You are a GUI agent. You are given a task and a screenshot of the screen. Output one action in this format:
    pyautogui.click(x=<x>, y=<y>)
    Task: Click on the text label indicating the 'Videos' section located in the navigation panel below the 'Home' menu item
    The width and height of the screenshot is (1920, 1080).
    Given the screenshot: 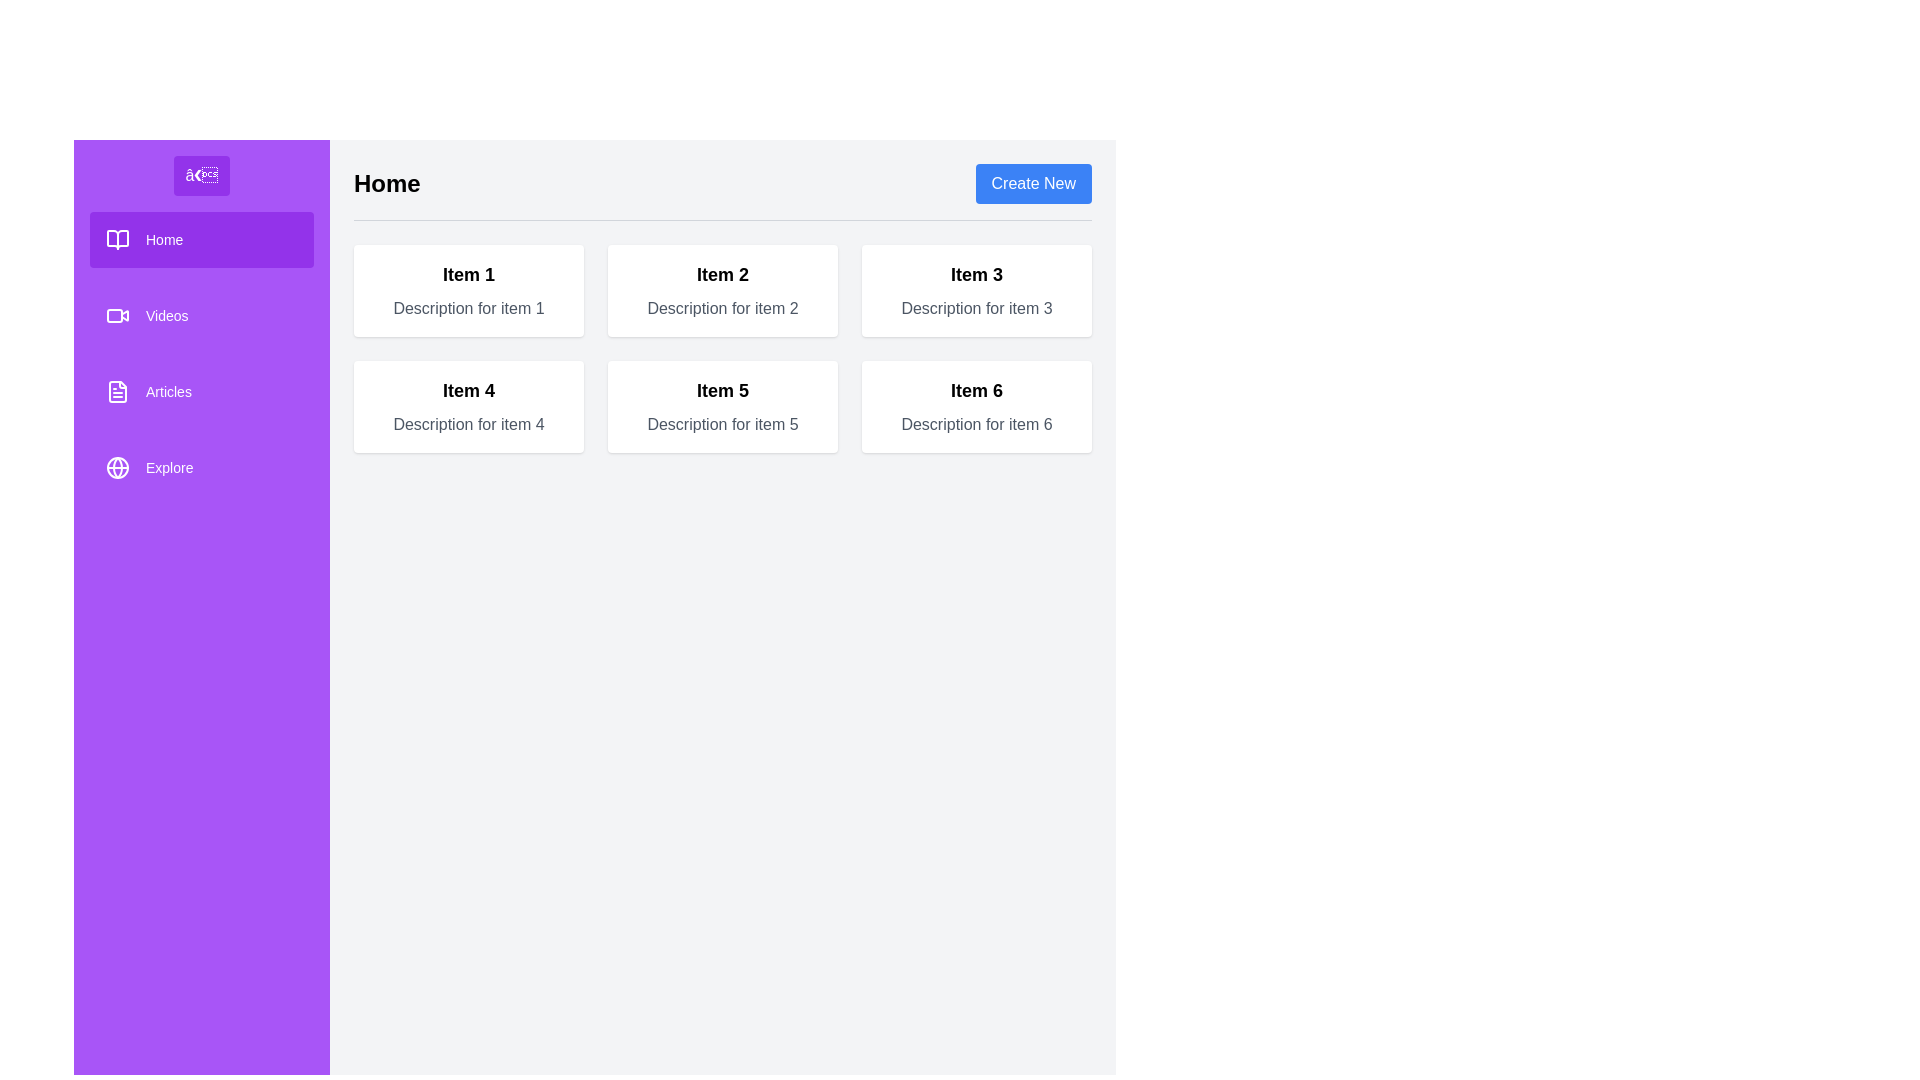 What is the action you would take?
    pyautogui.click(x=167, y=315)
    